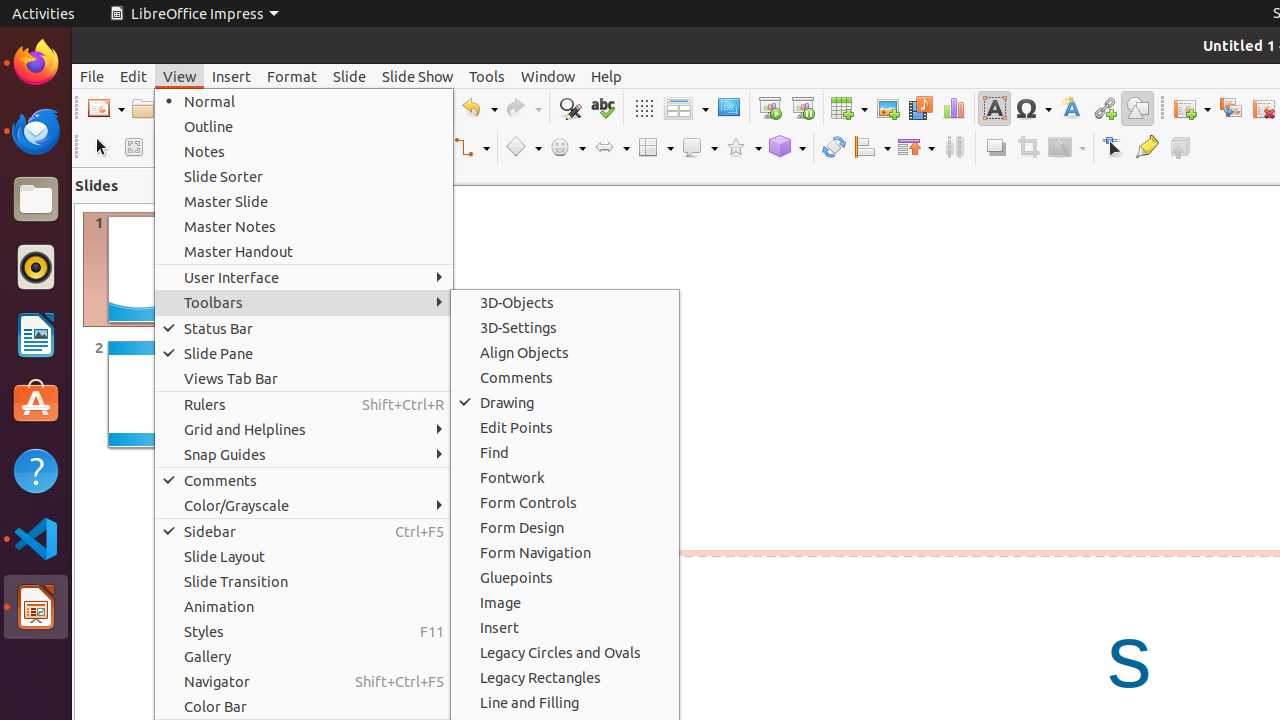  Describe the element at coordinates (303, 454) in the screenshot. I see `'Snap Guides'` at that location.